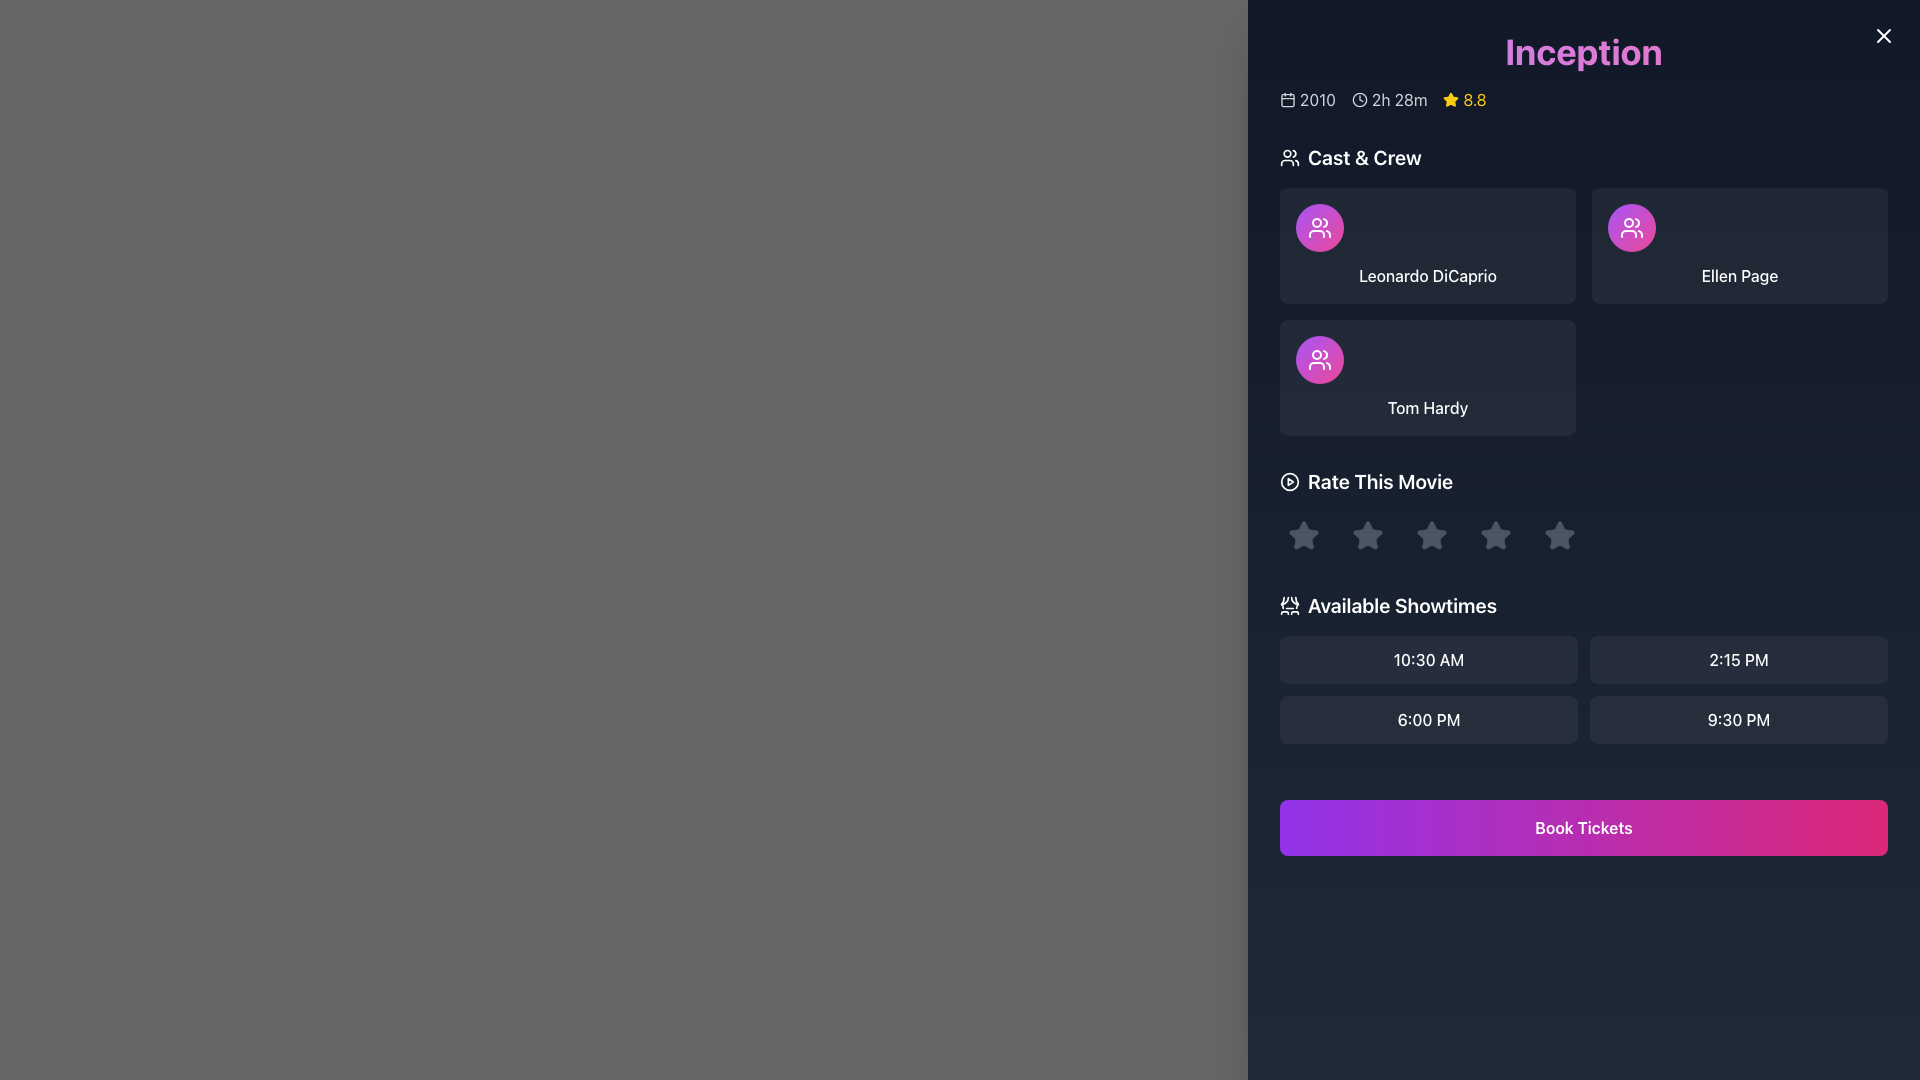 The height and width of the screenshot is (1080, 1920). Describe the element at coordinates (1427, 407) in the screenshot. I see `the Static Text Label displaying the name of an individual in the 'Cast & Crew' section, located below 'Leonardo DiCaprio' and 'Ellen Page'` at that location.